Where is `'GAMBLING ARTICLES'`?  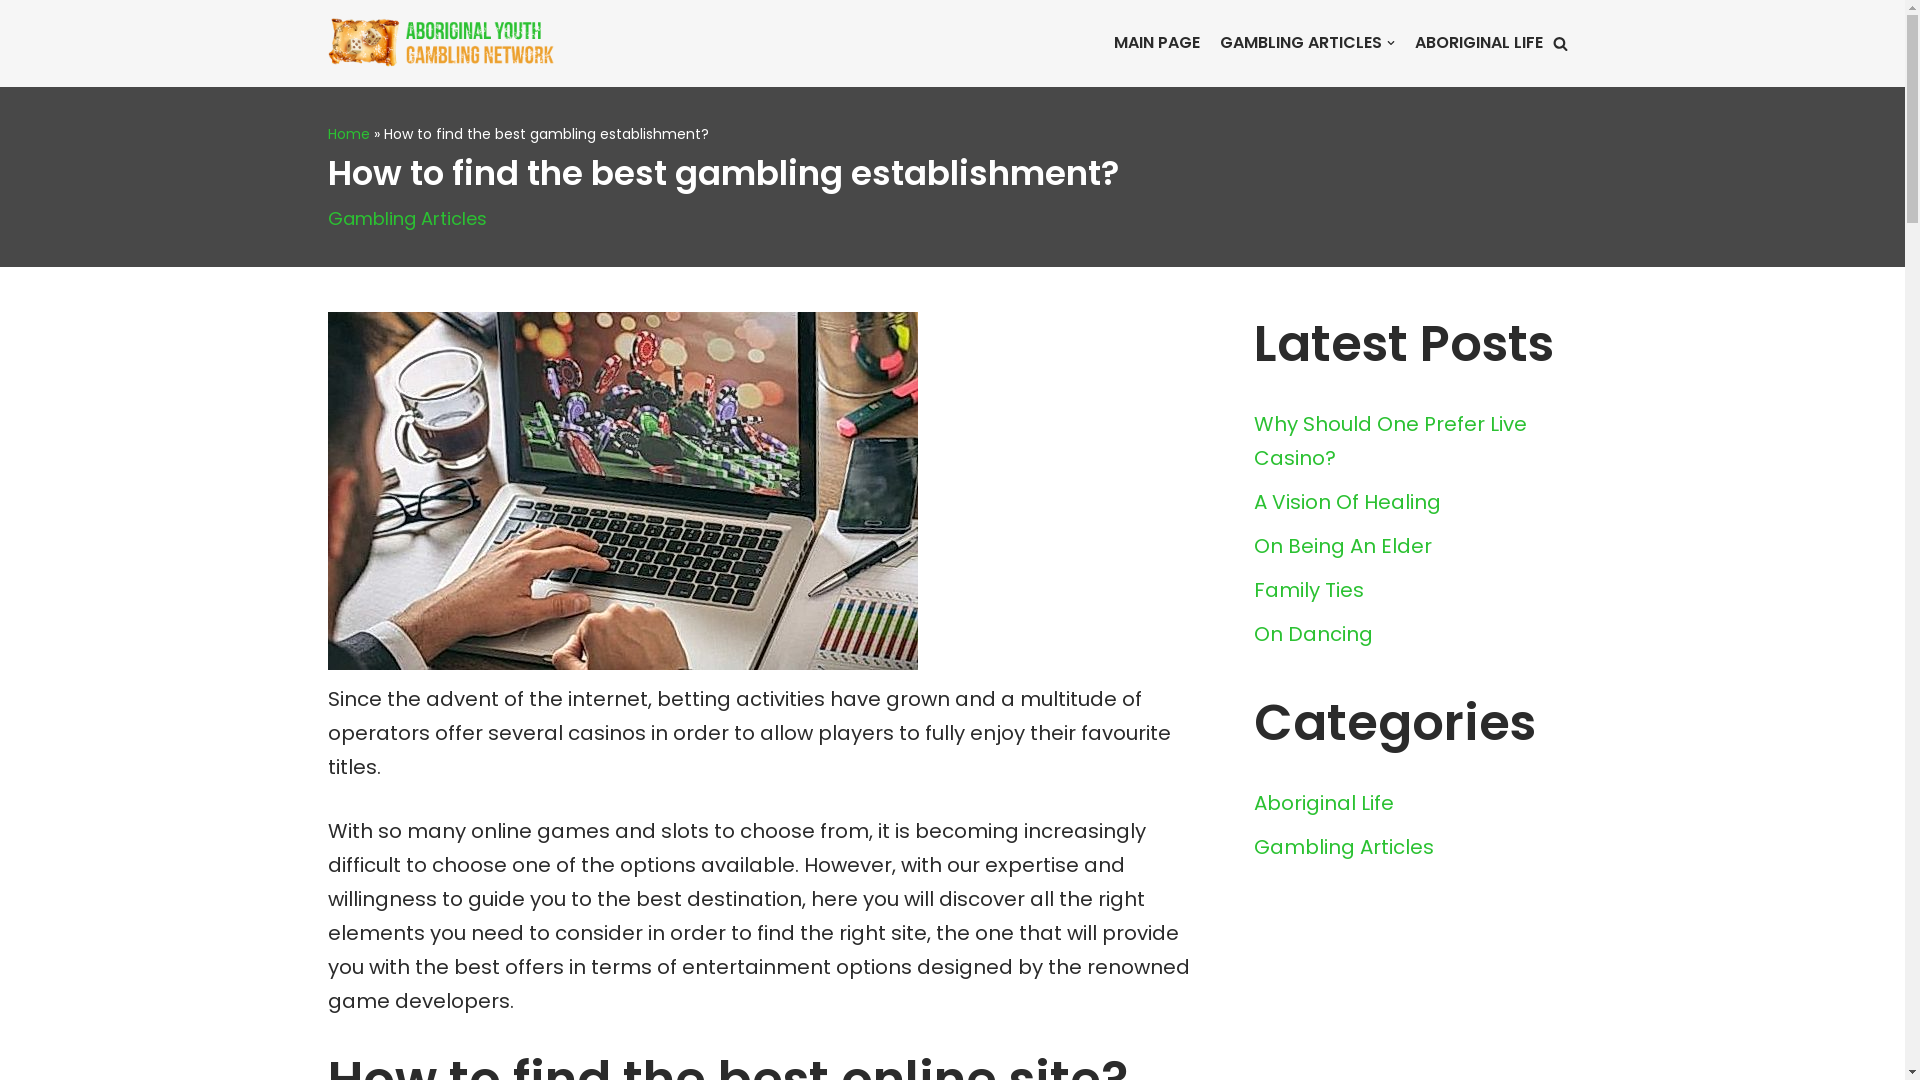 'GAMBLING ARTICLES' is located at coordinates (1307, 42).